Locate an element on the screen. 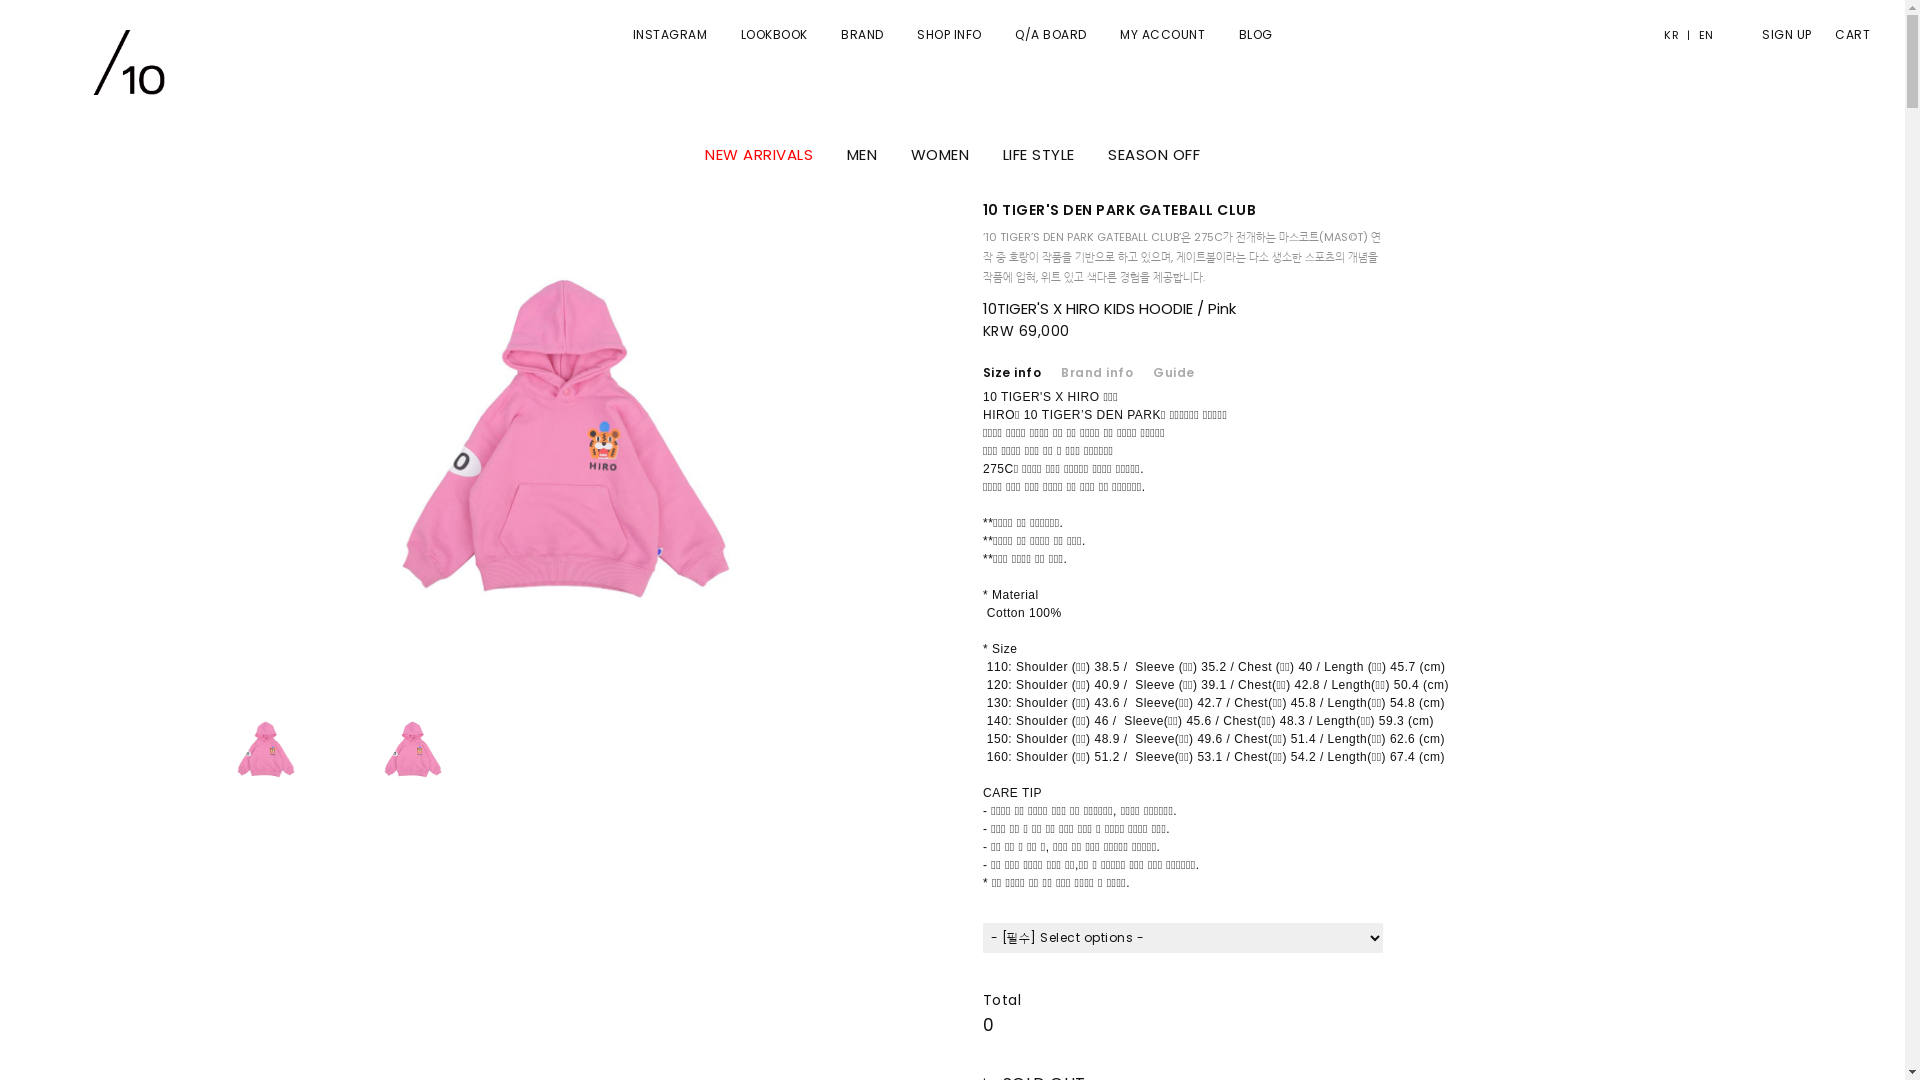 This screenshot has height=1080, width=1920. 'KR' is located at coordinates (1675, 34).